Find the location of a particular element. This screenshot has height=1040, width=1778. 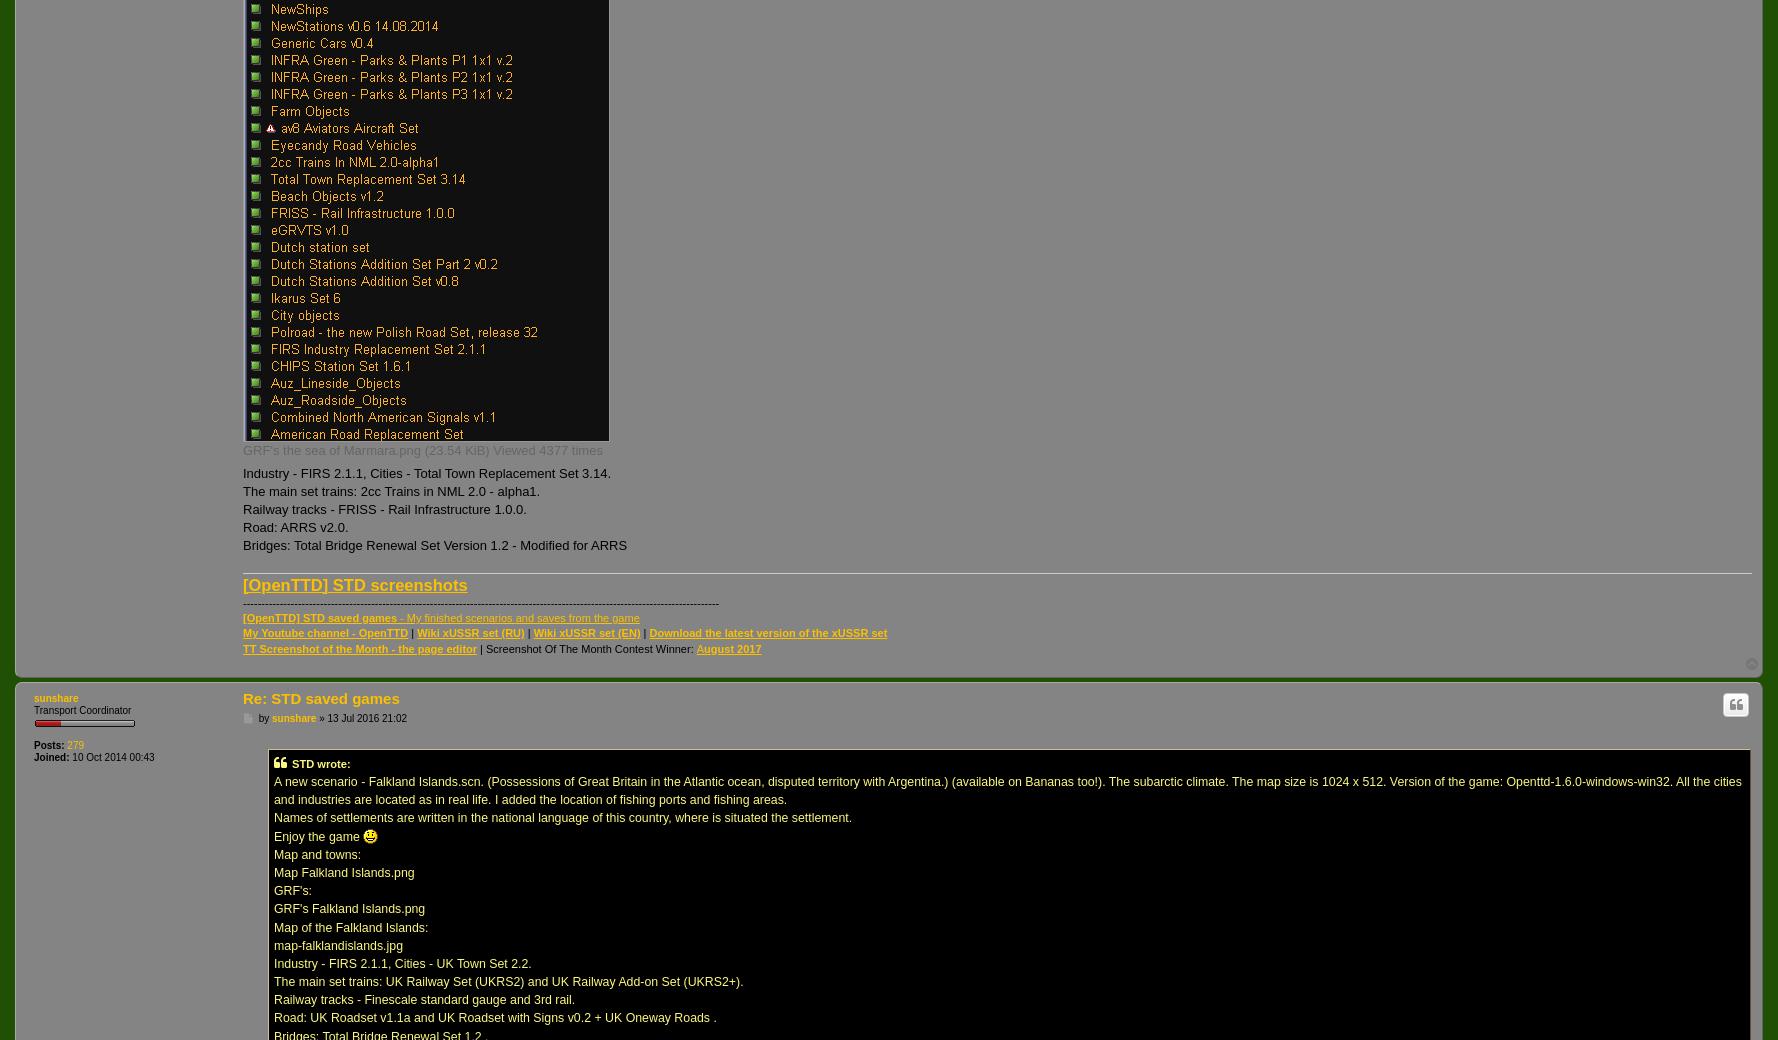

'A' is located at coordinates (698, 647).